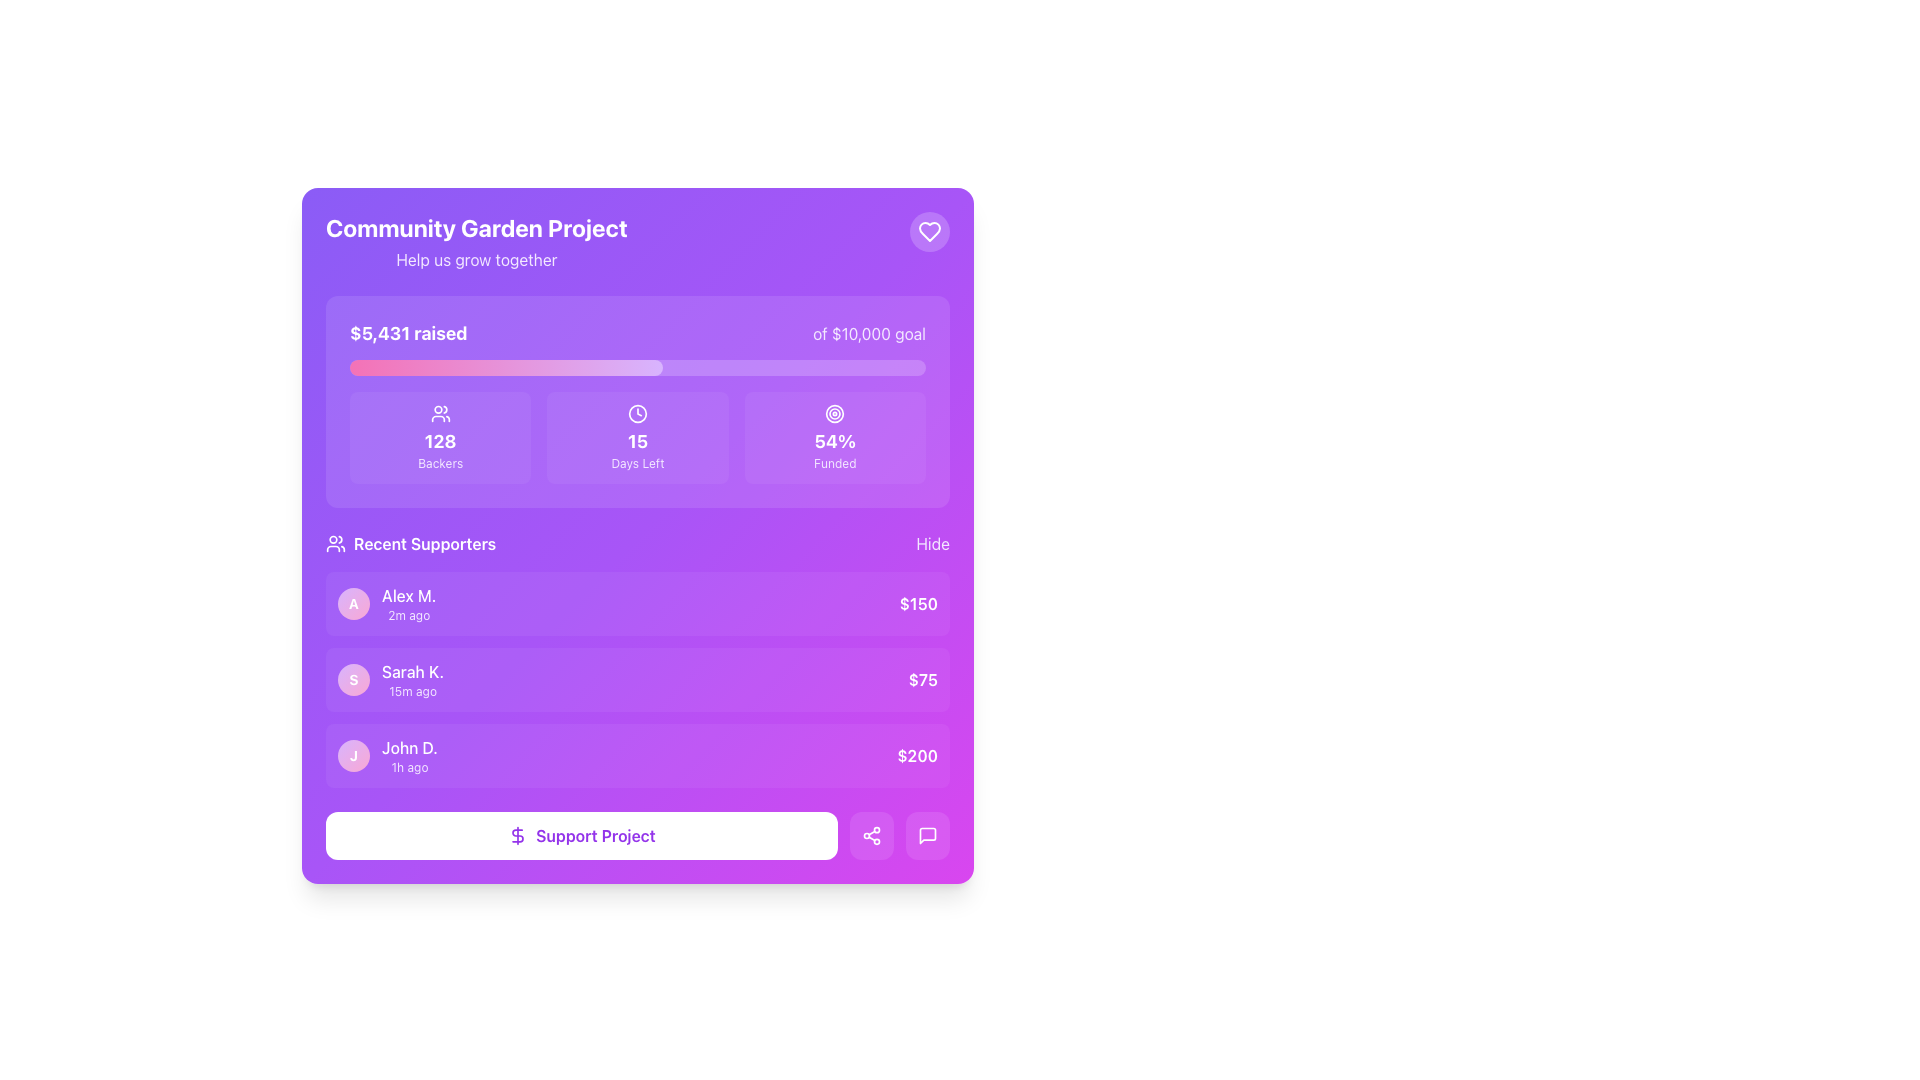 This screenshot has height=1080, width=1920. Describe the element at coordinates (835, 437) in the screenshot. I see `the Informational card displaying '54%' and 'Funded', which is located in the third column of a grid layout, positioned near the top of the window` at that location.